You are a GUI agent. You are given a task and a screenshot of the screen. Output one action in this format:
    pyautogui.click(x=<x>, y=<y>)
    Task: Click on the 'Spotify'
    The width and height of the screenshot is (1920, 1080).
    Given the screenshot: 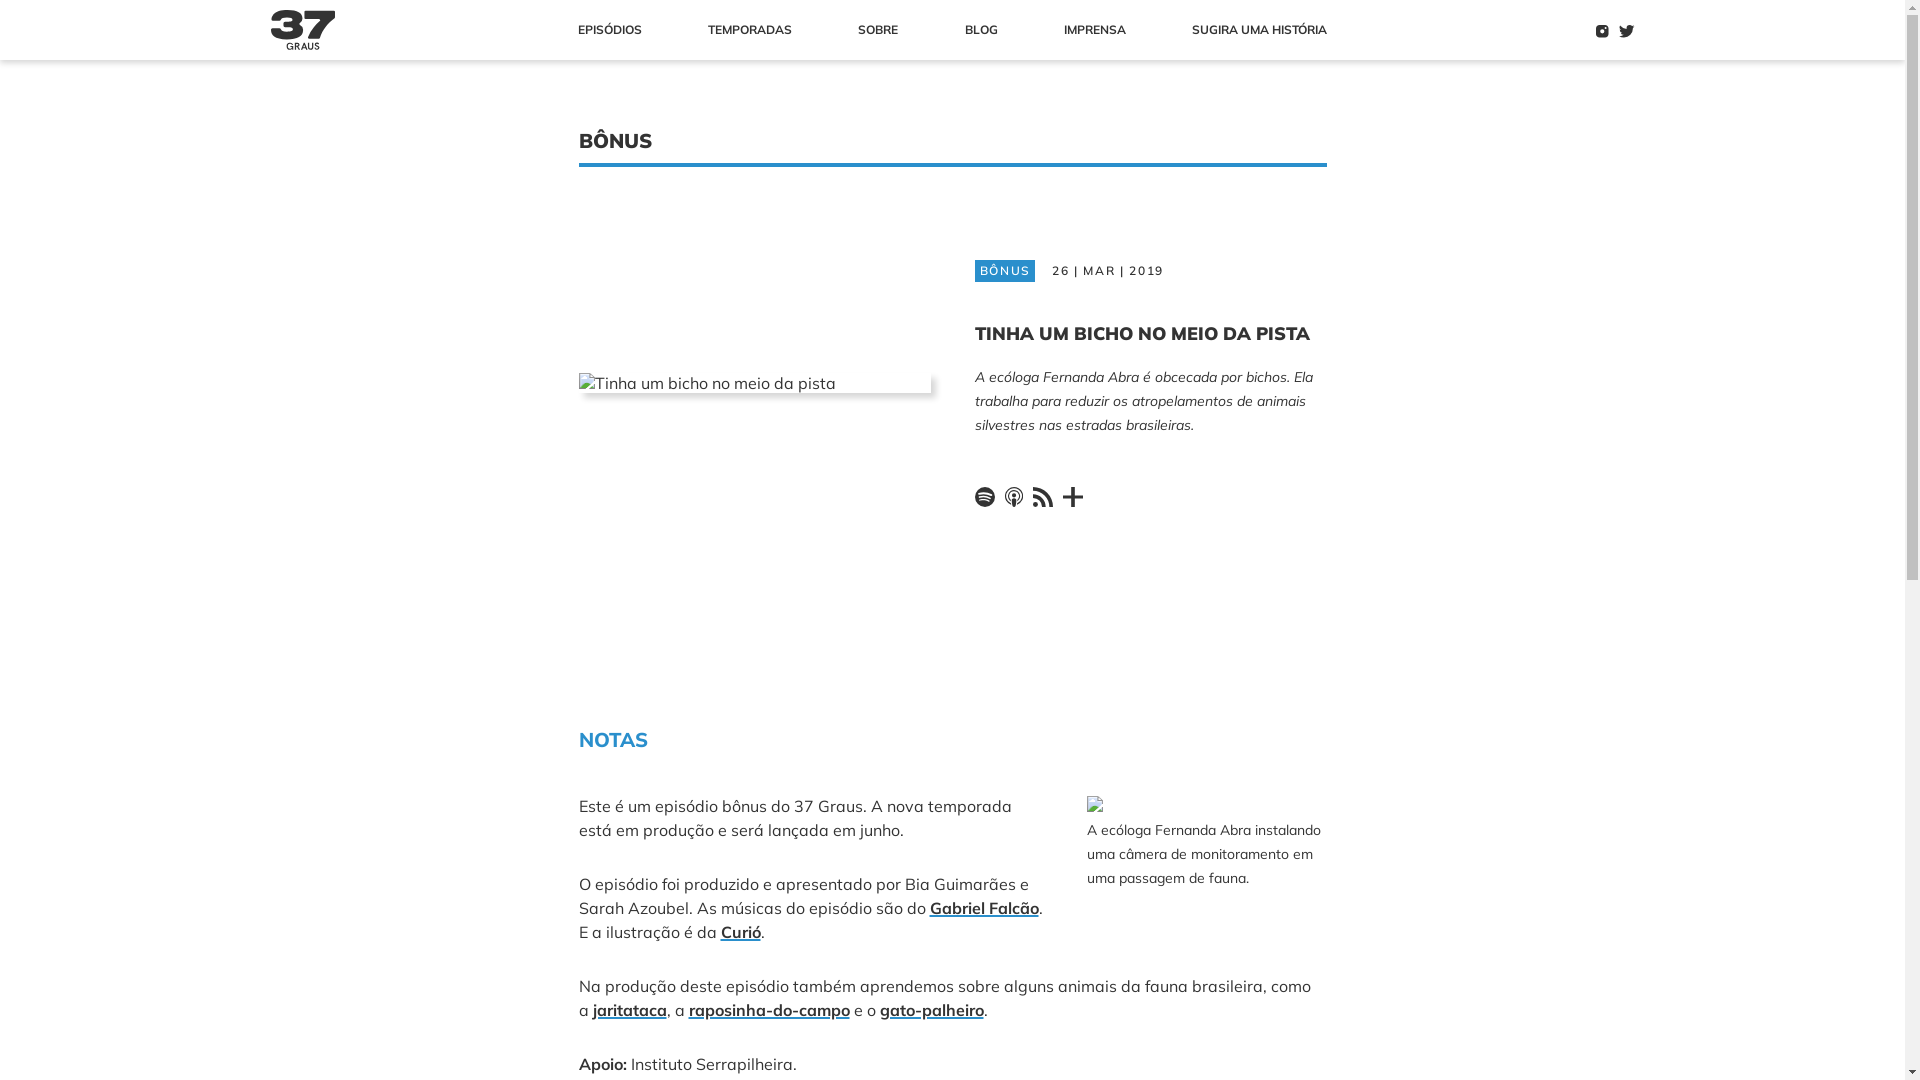 What is the action you would take?
    pyautogui.click(x=988, y=495)
    